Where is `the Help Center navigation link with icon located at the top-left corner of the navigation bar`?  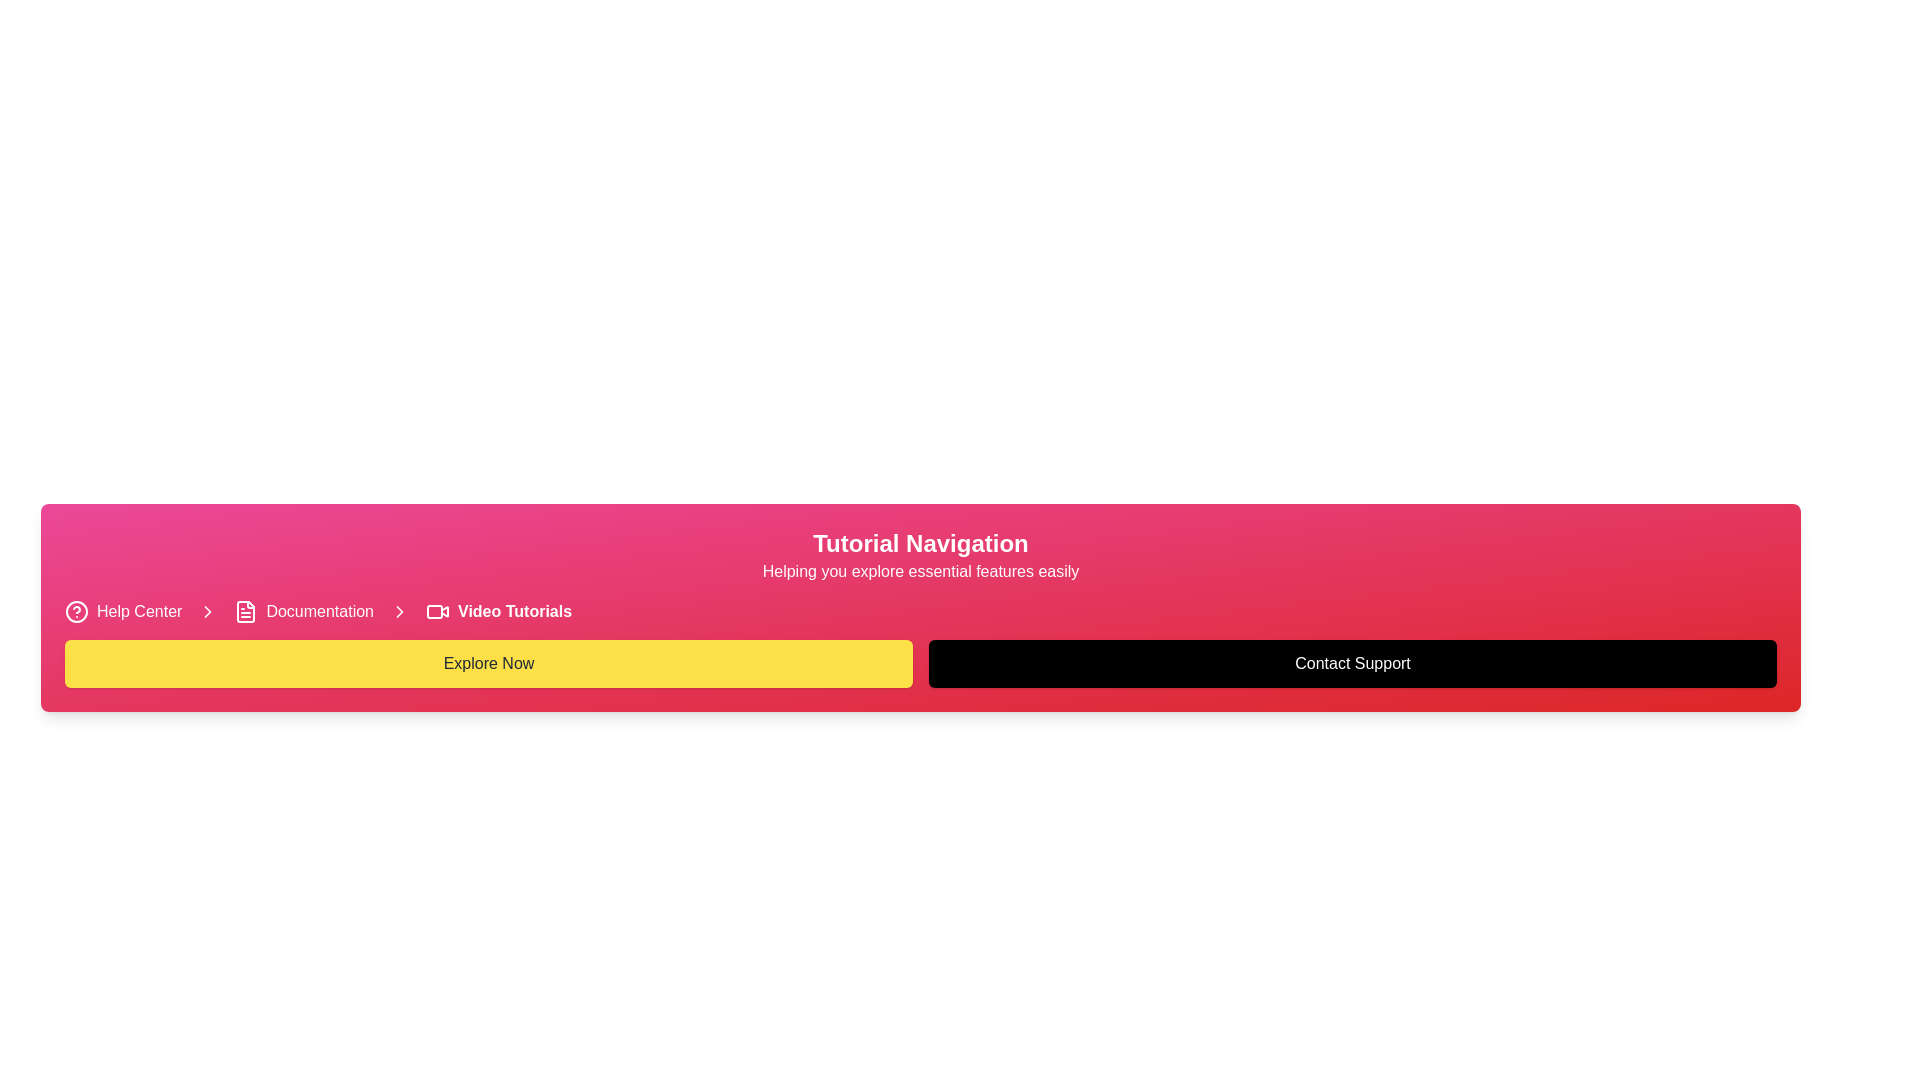 the Help Center navigation link with icon located at the top-left corner of the navigation bar is located at coordinates (122, 611).